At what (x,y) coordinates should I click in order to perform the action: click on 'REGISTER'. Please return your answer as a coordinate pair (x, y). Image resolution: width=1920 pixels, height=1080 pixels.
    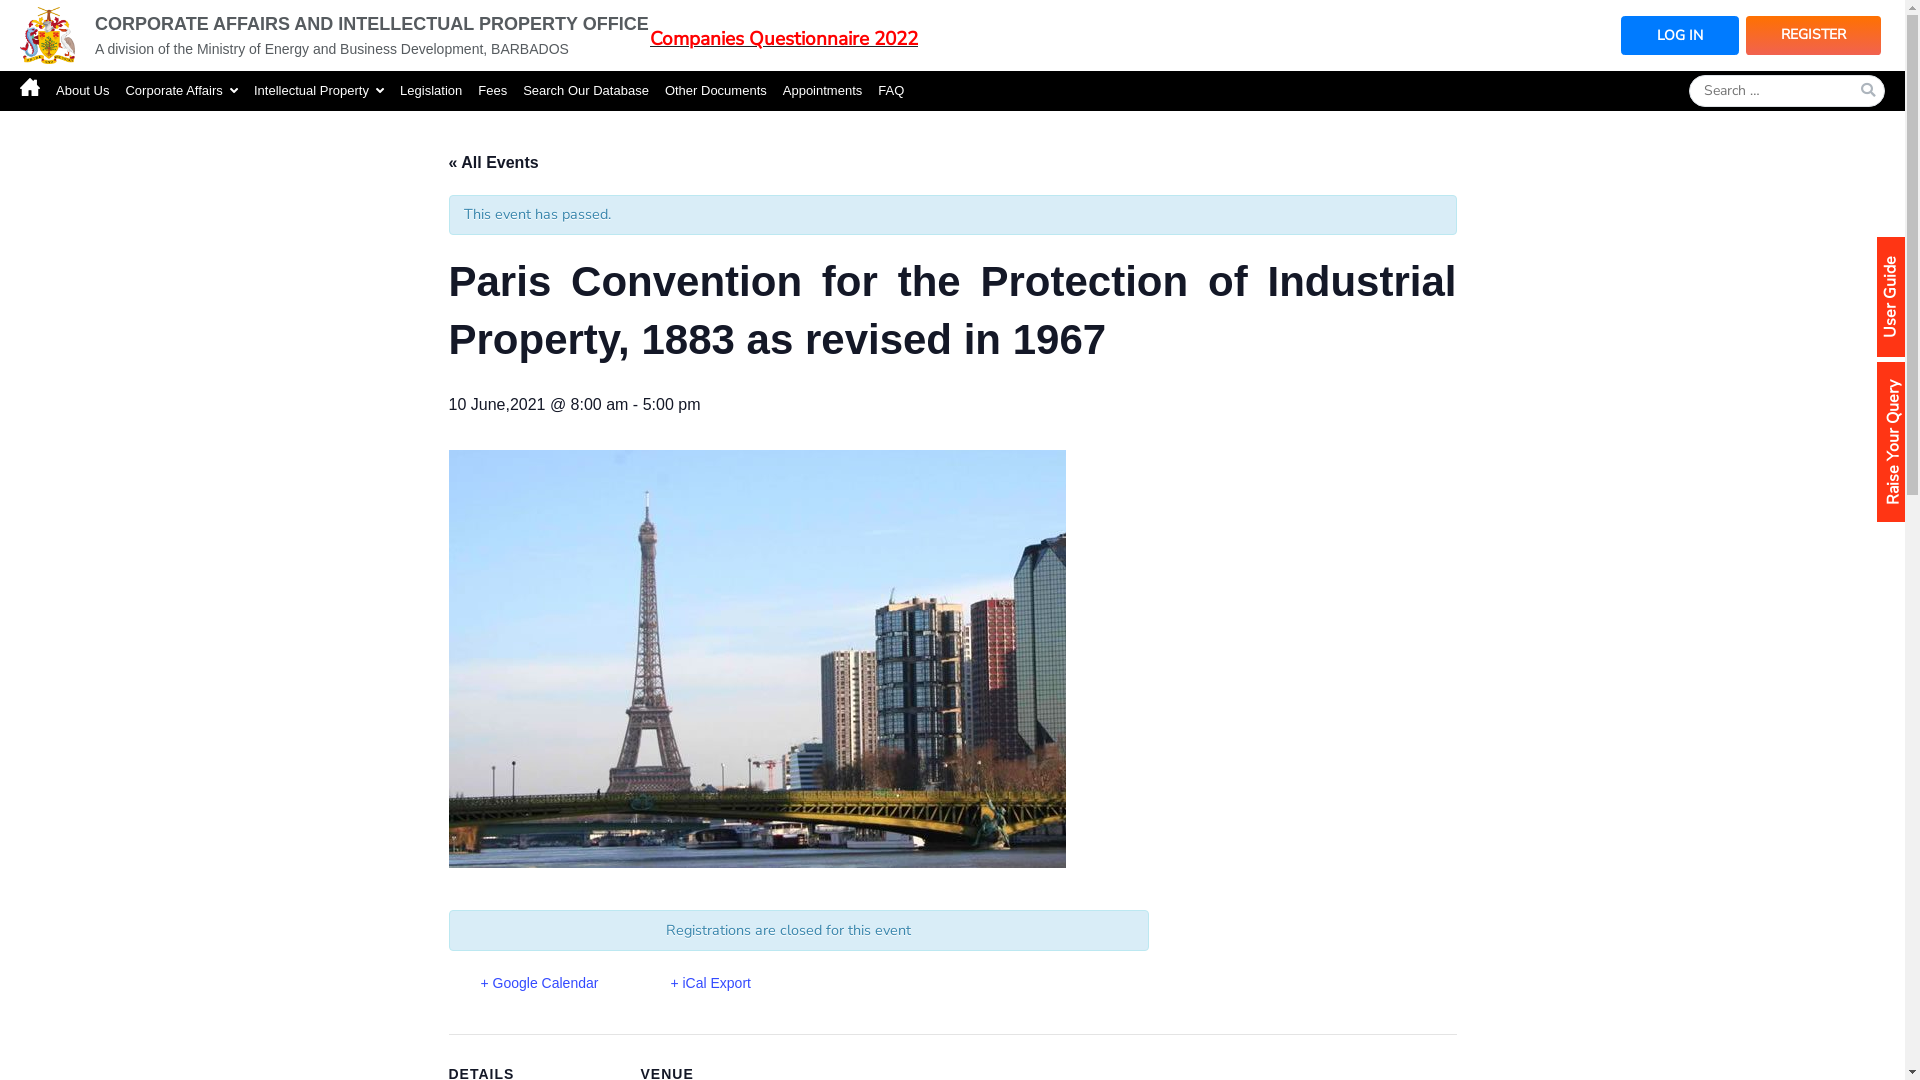
    Looking at the image, I should click on (1813, 35).